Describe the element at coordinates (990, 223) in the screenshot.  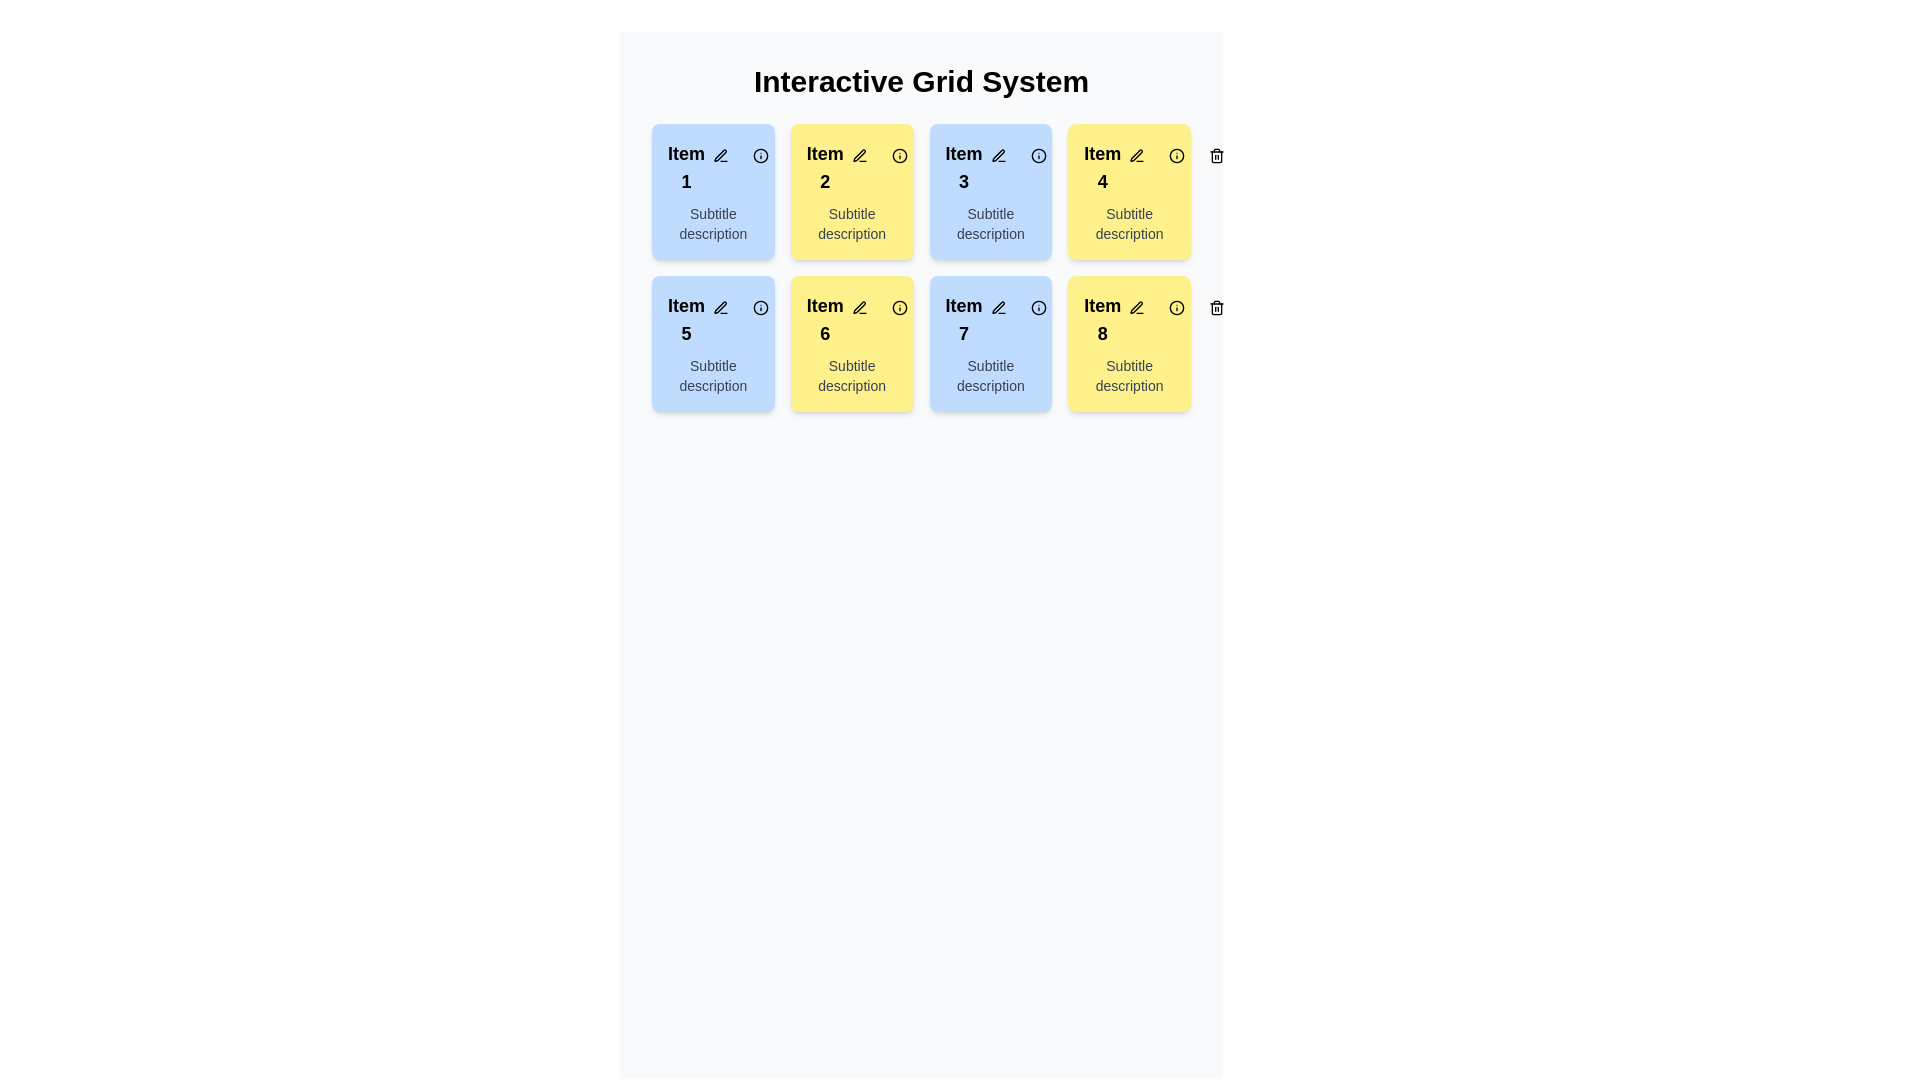
I see `the text label displaying 'Subtitle description'` at that location.